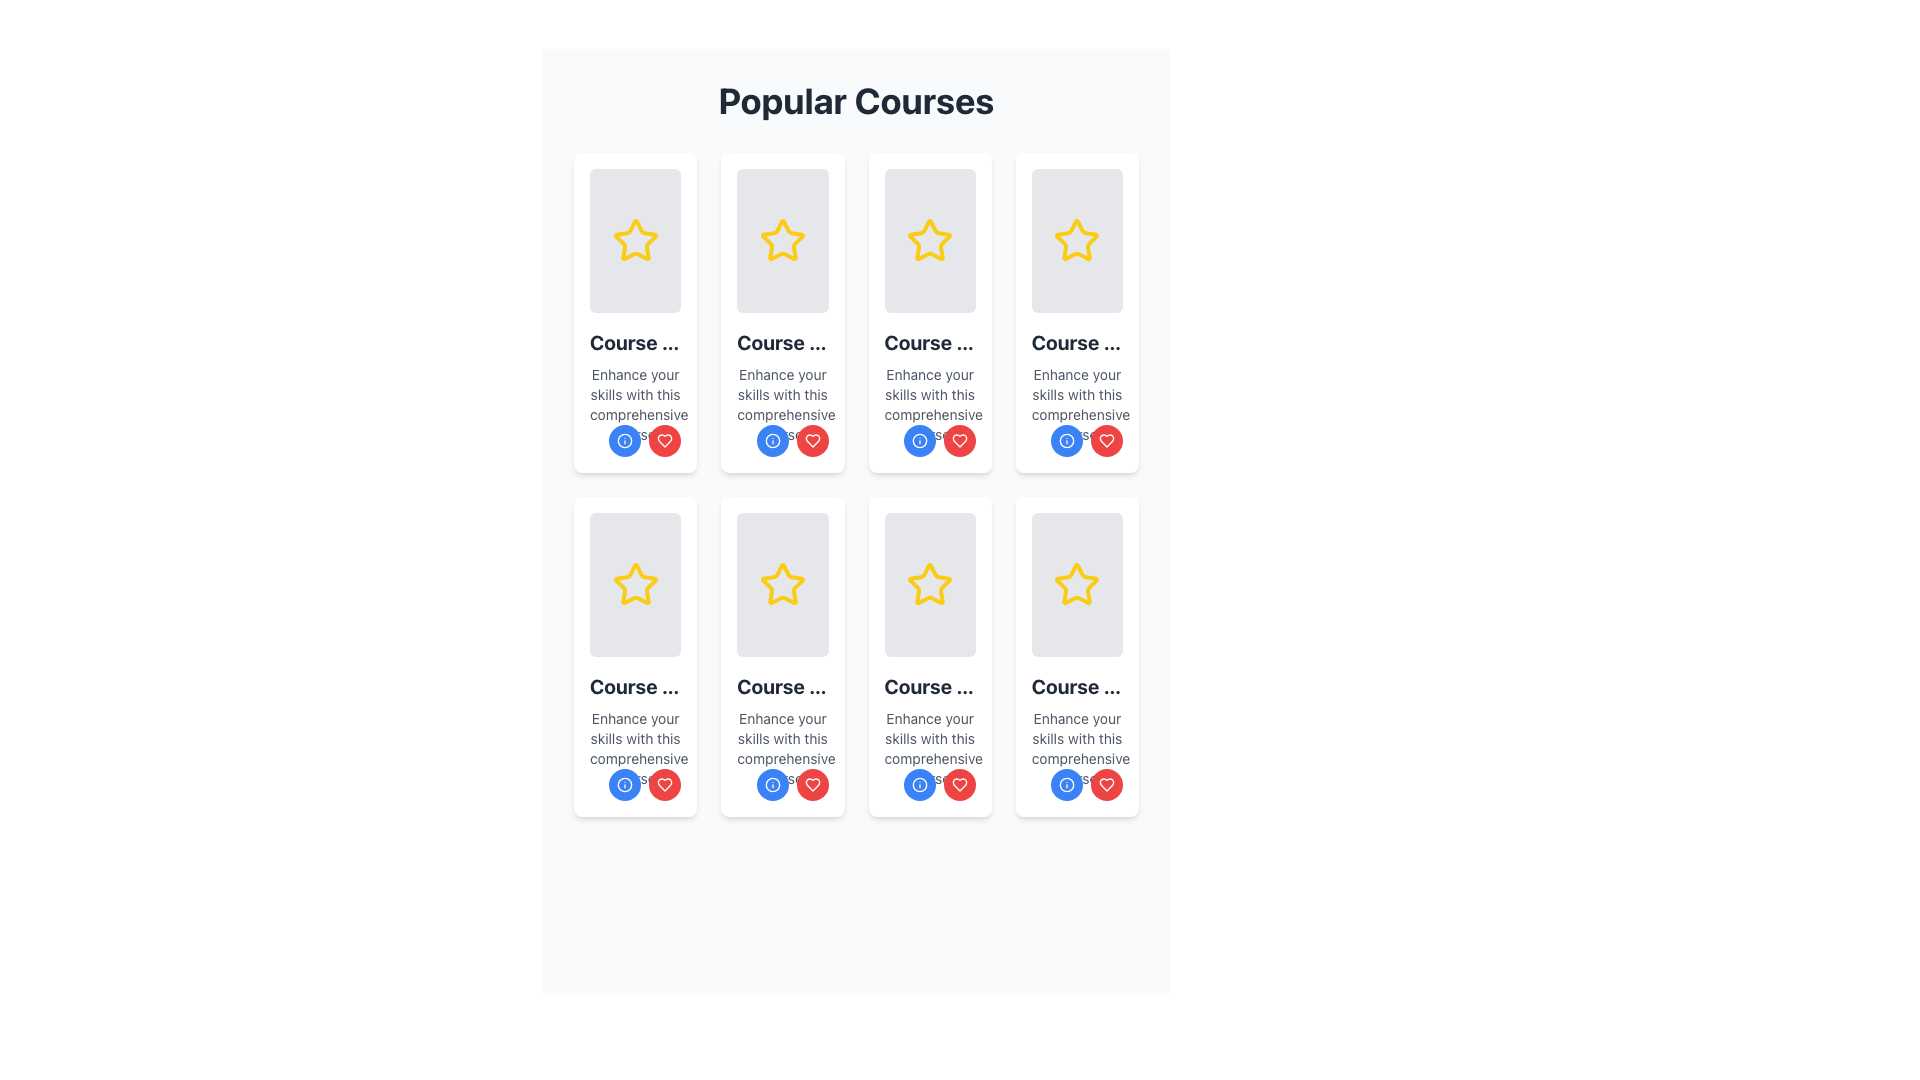 The image size is (1920, 1080). I want to click on the star icon in the top-right card of the course grid, so click(929, 239).